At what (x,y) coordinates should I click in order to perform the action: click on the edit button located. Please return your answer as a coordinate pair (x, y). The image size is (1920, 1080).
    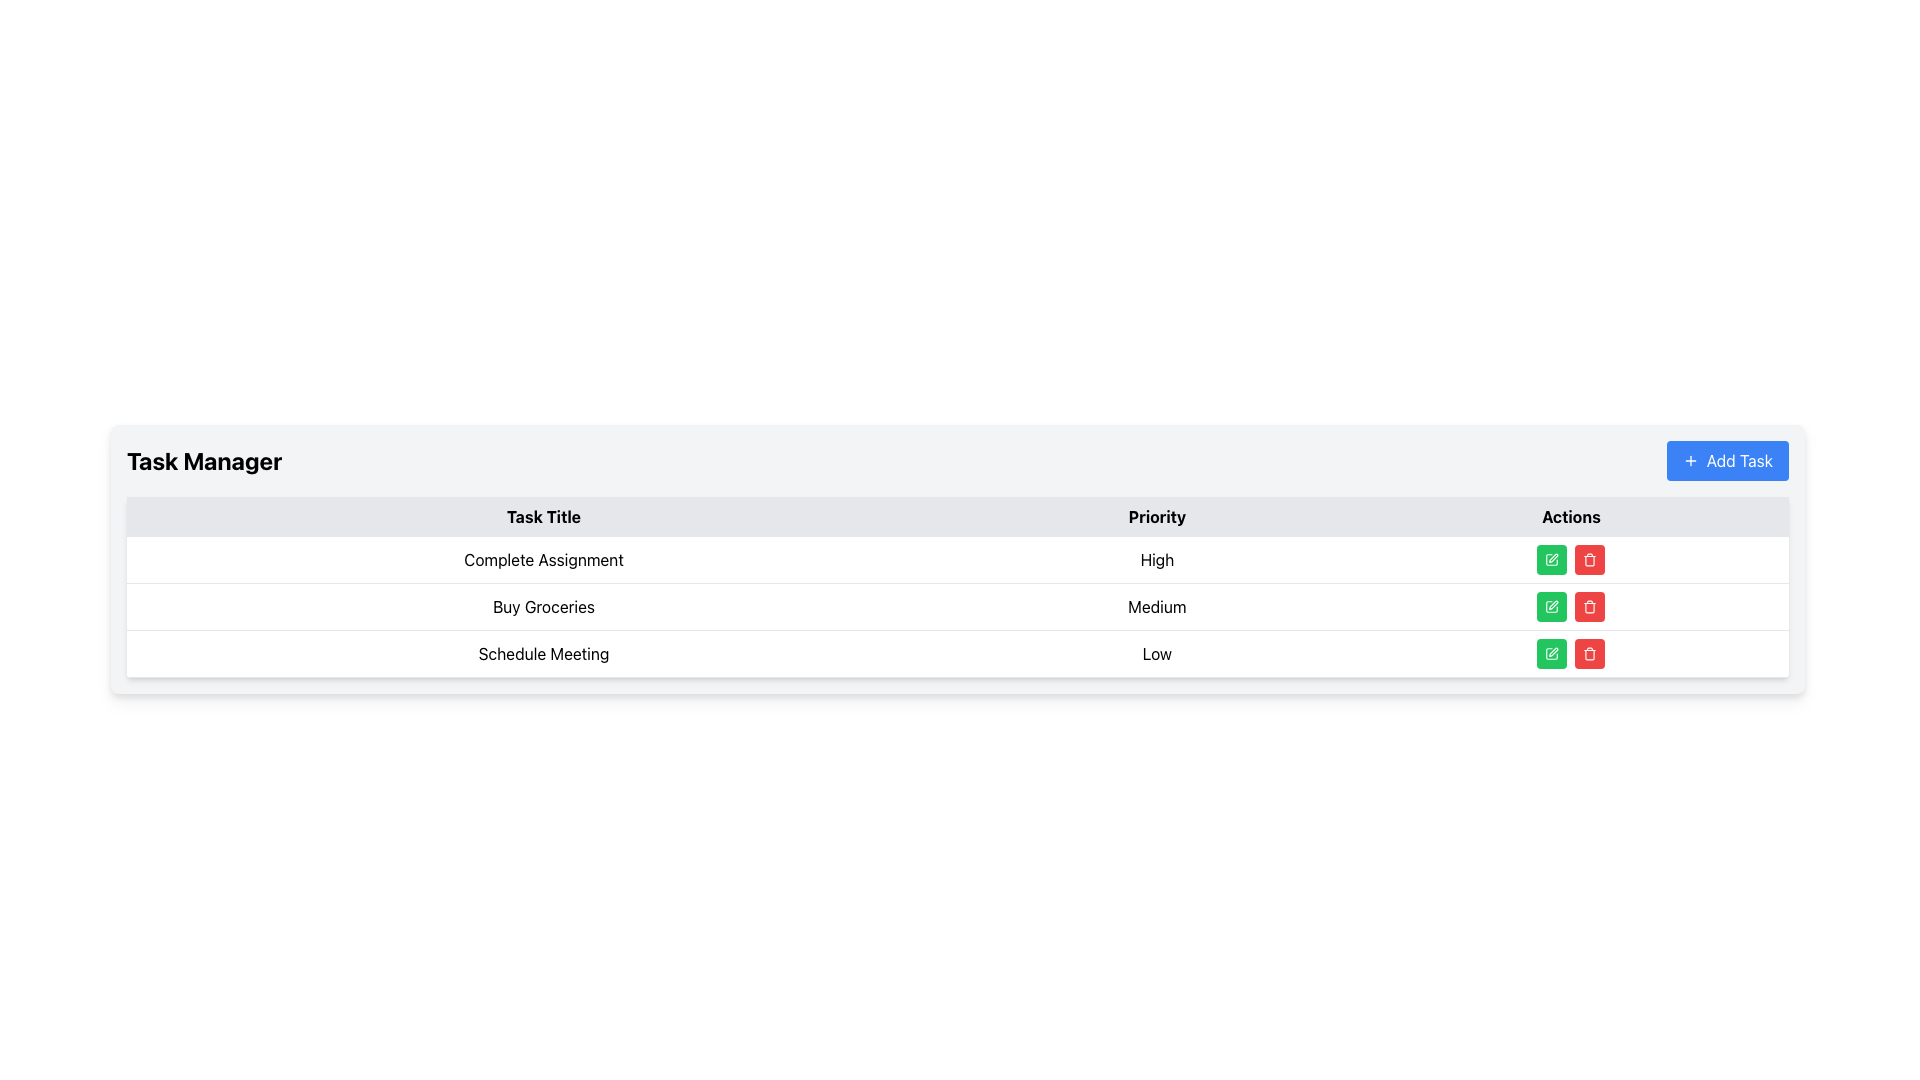
    Looking at the image, I should click on (1551, 605).